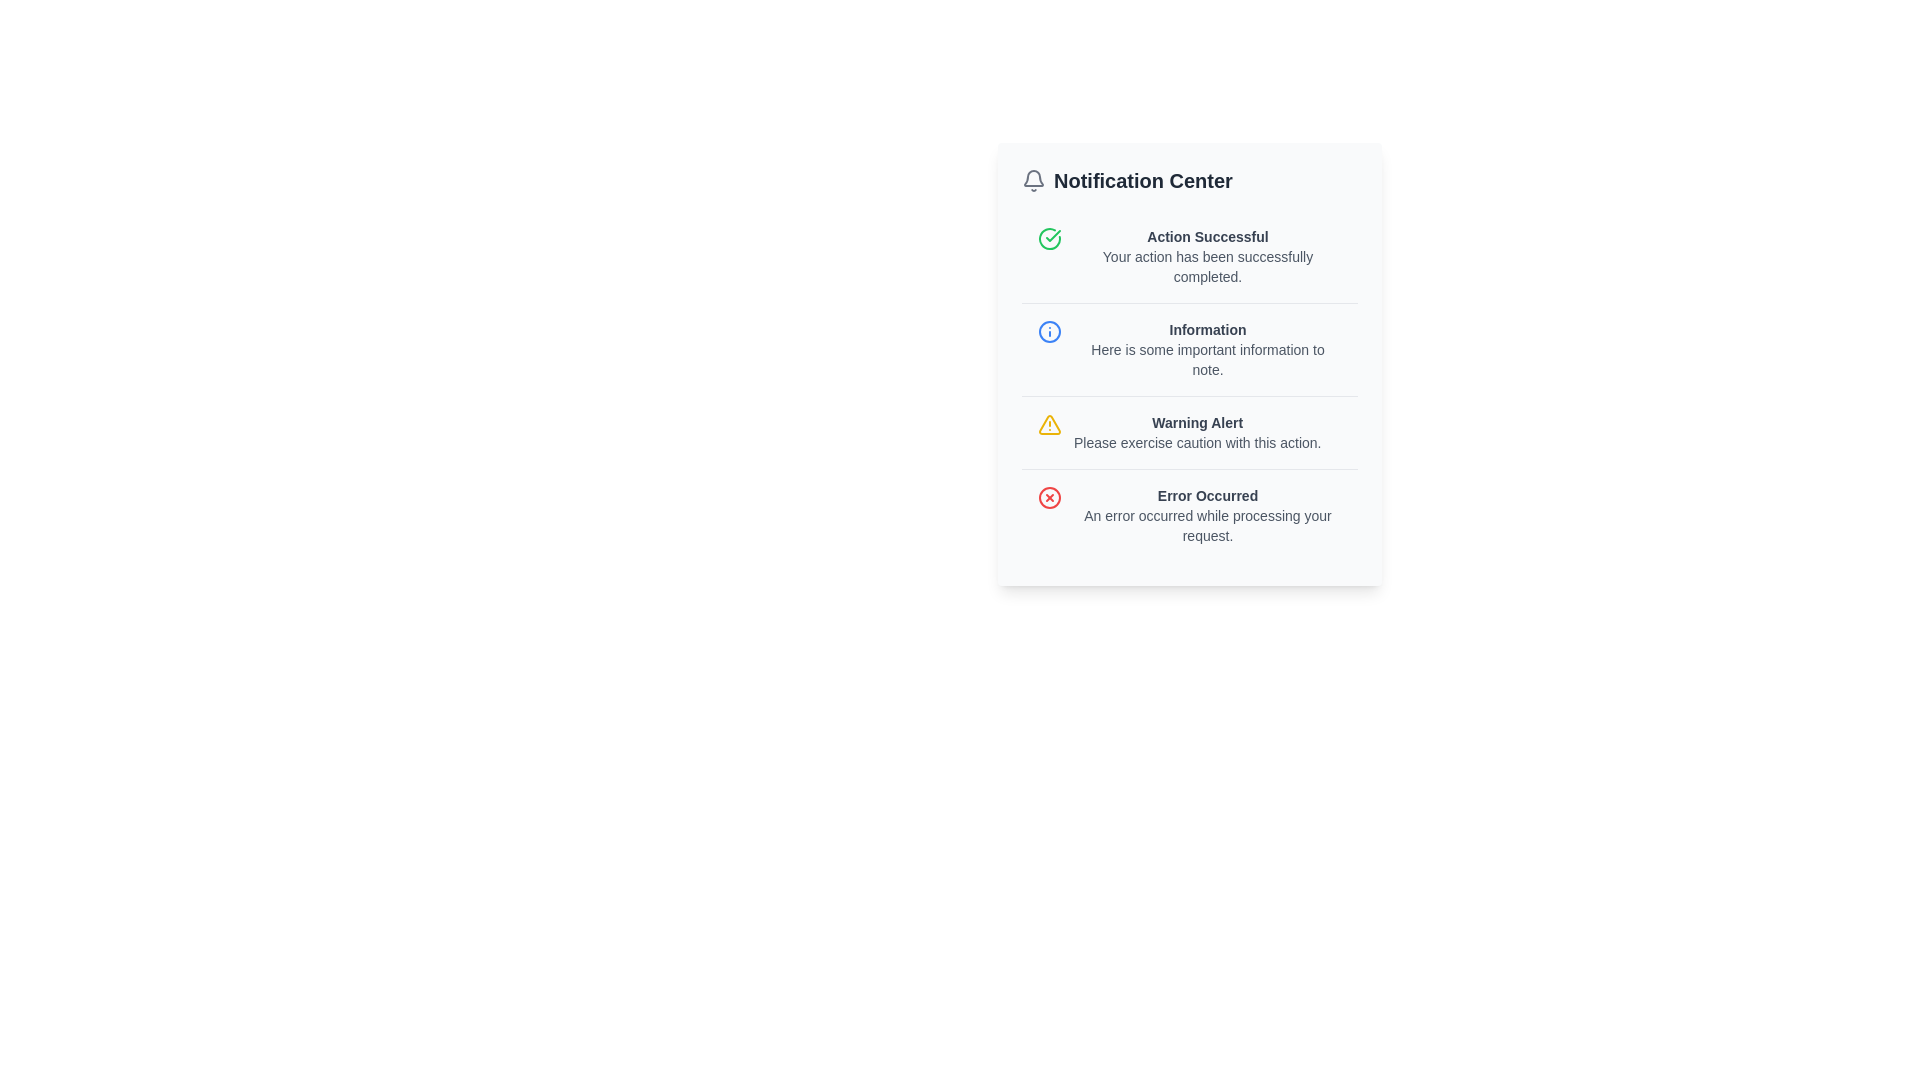  I want to click on the Header Section element containing the bell icon and 'Notification Center' text, which is located at the top of the notification panel, so click(1190, 181).